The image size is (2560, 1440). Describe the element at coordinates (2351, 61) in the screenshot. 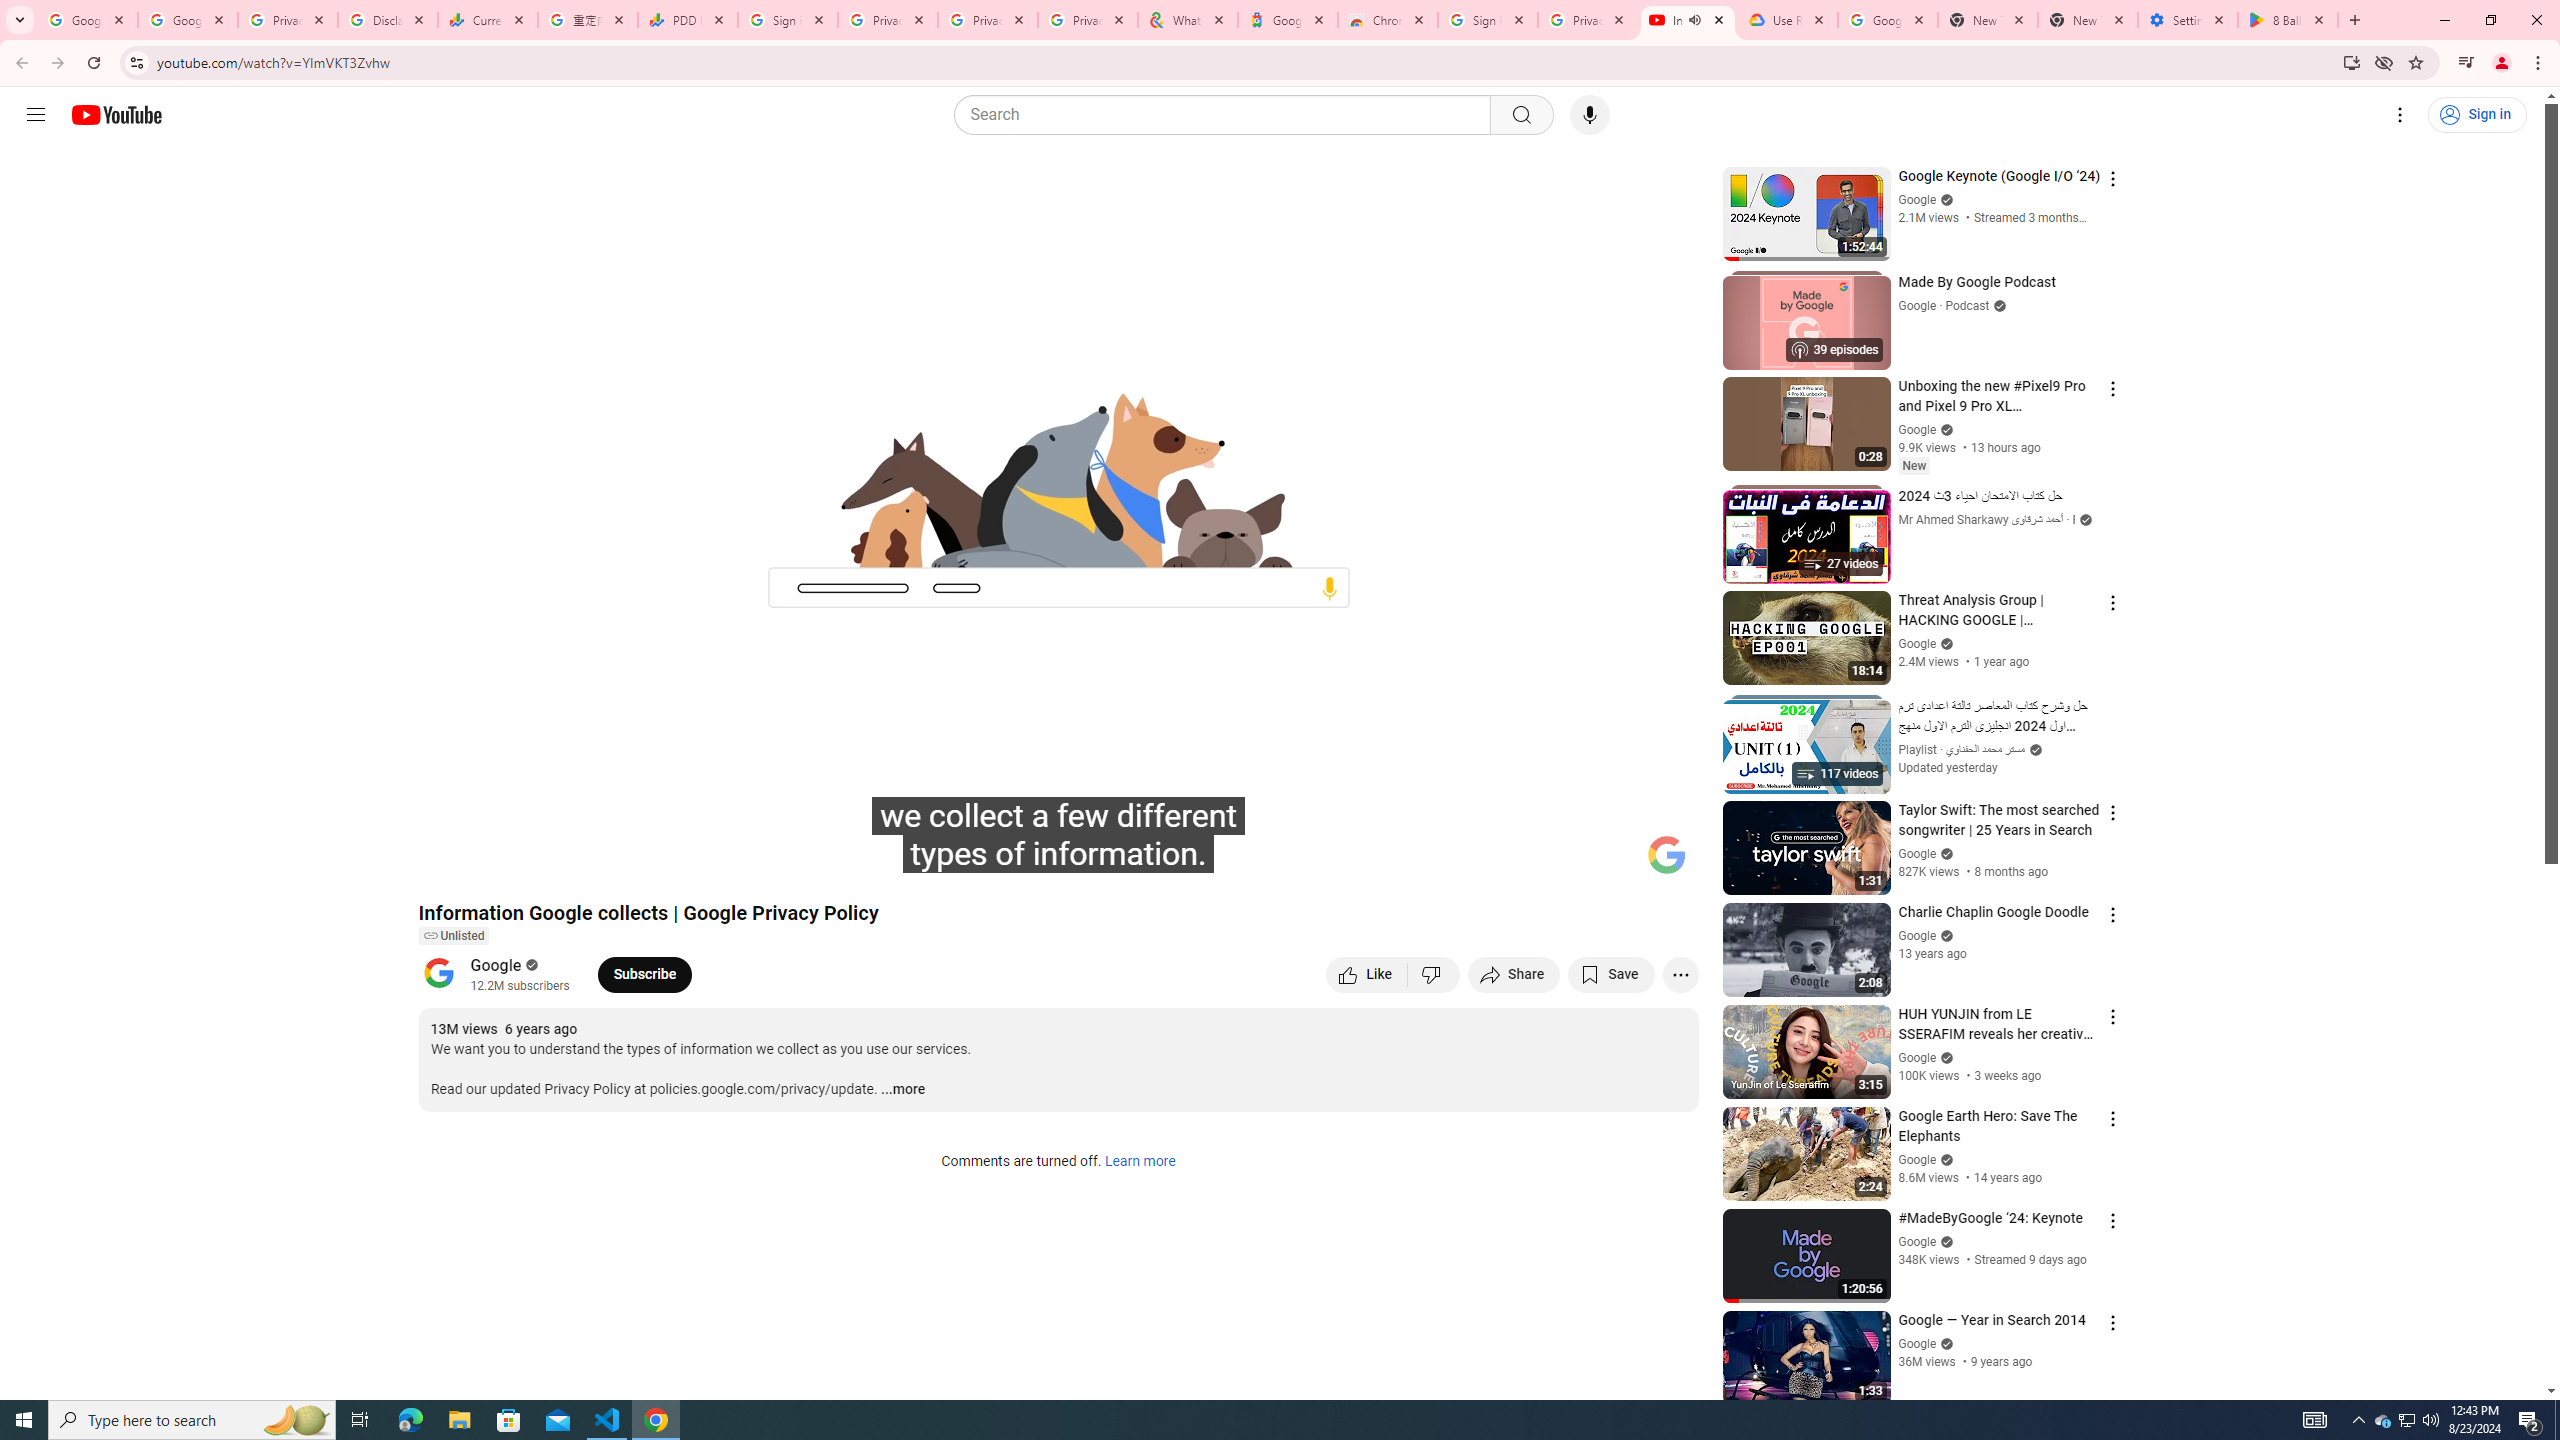

I see `'Install YouTube'` at that location.